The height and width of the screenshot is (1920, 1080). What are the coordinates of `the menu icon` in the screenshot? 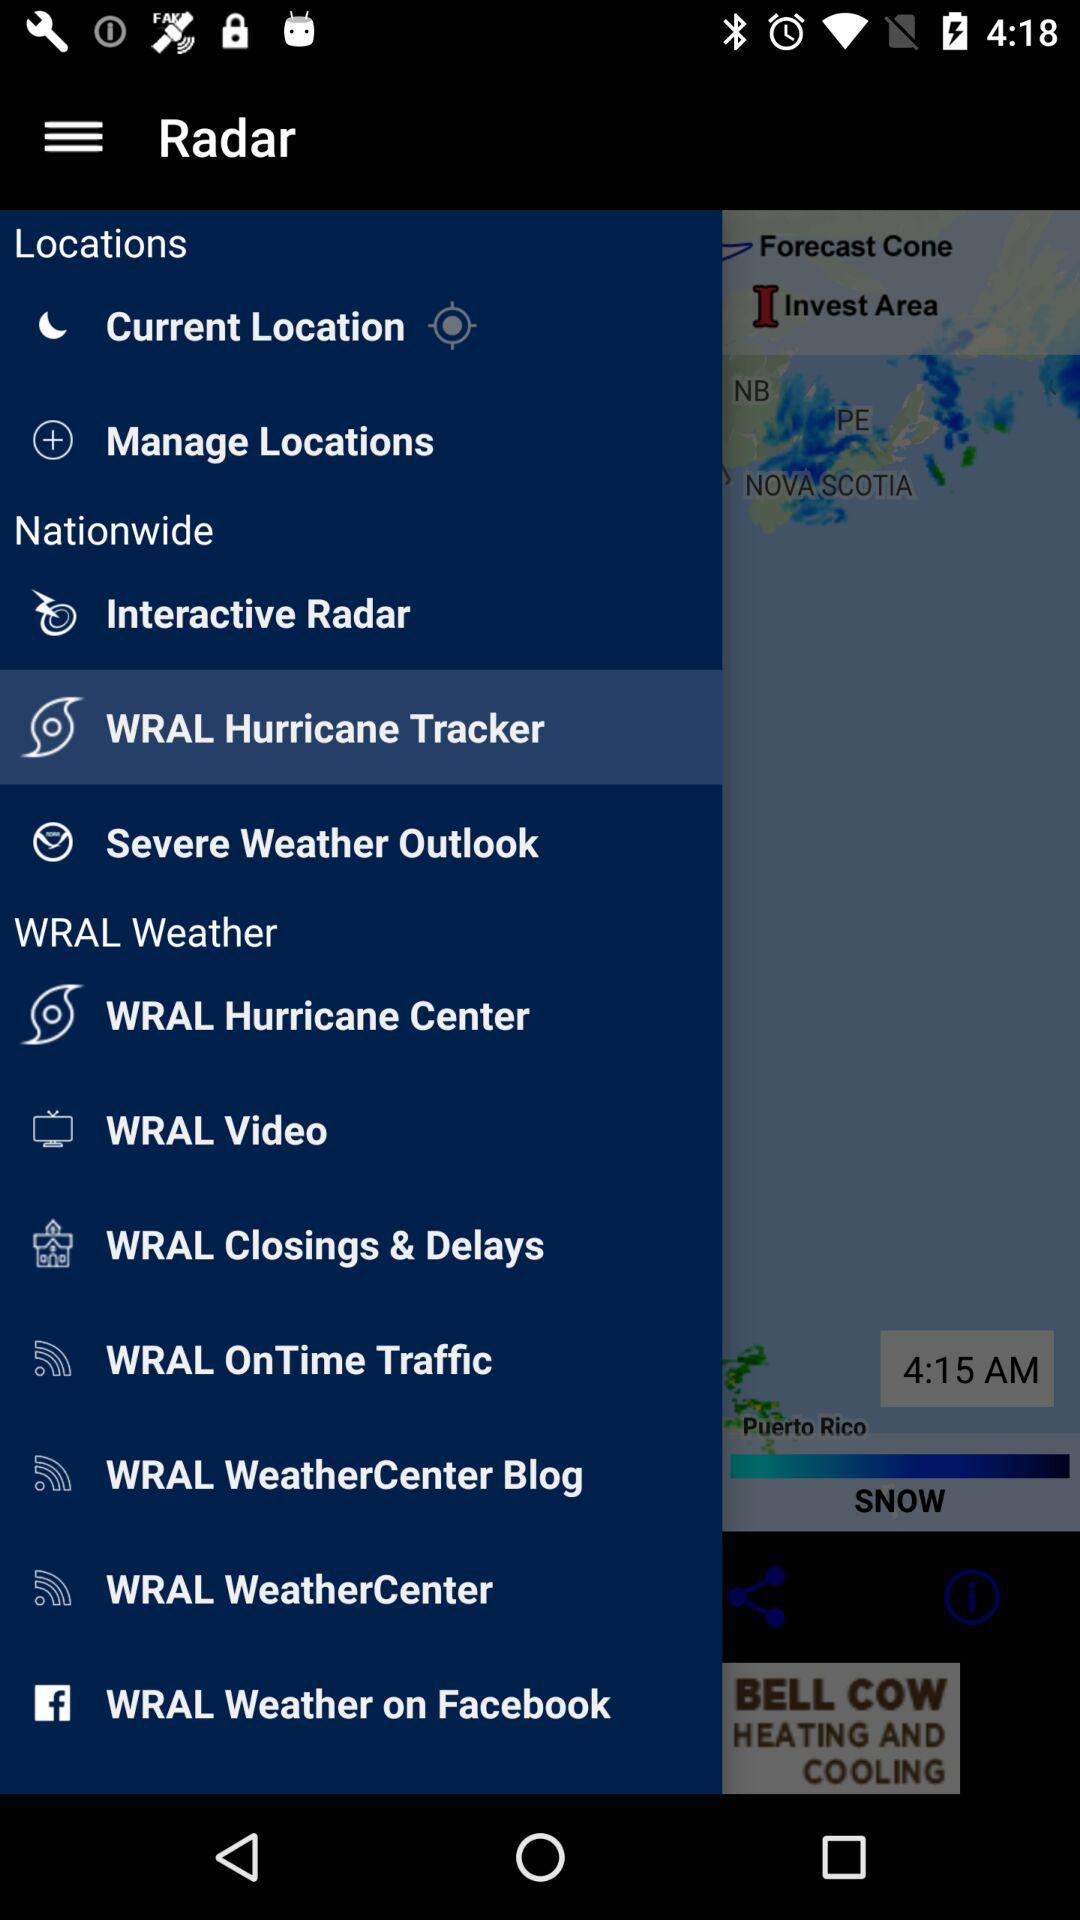 It's located at (72, 135).